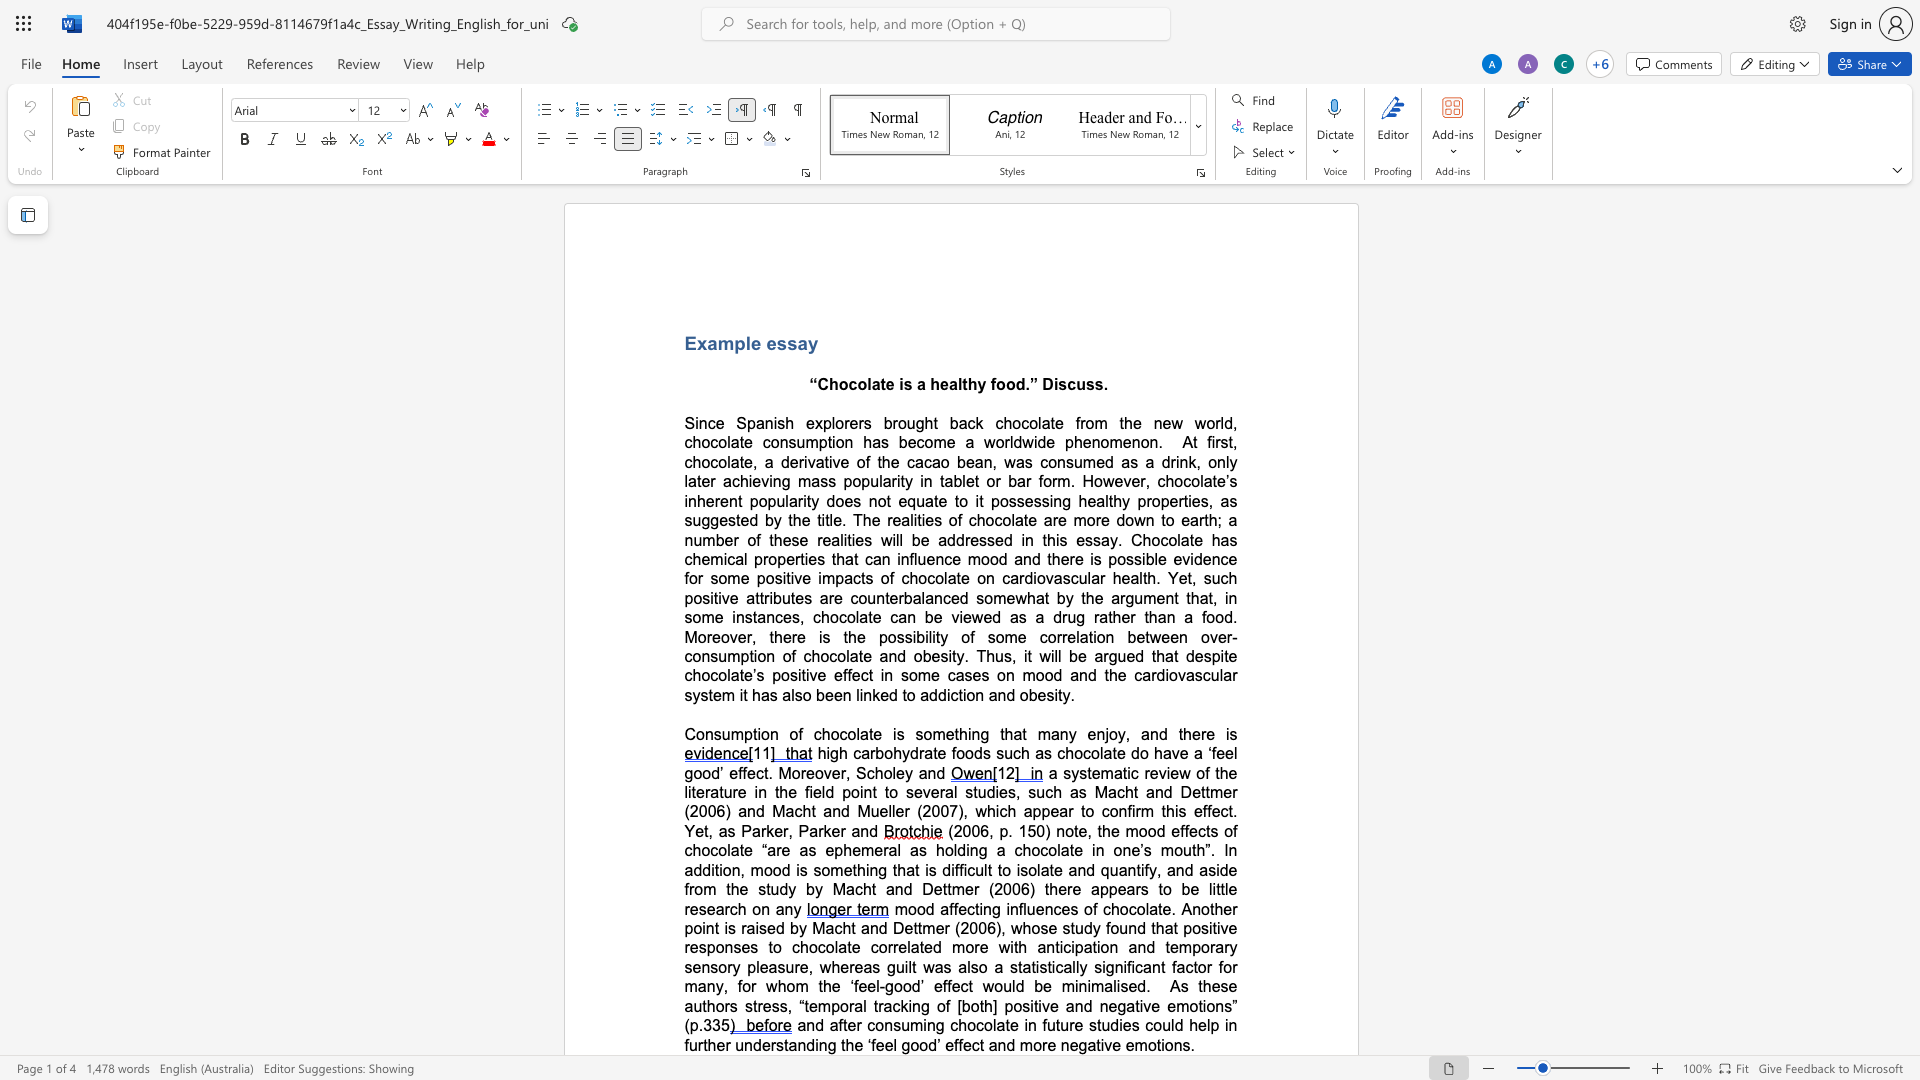  What do you see at coordinates (994, 811) in the screenshot?
I see `the space between the continuous character "h" and "i" in the text` at bounding box center [994, 811].